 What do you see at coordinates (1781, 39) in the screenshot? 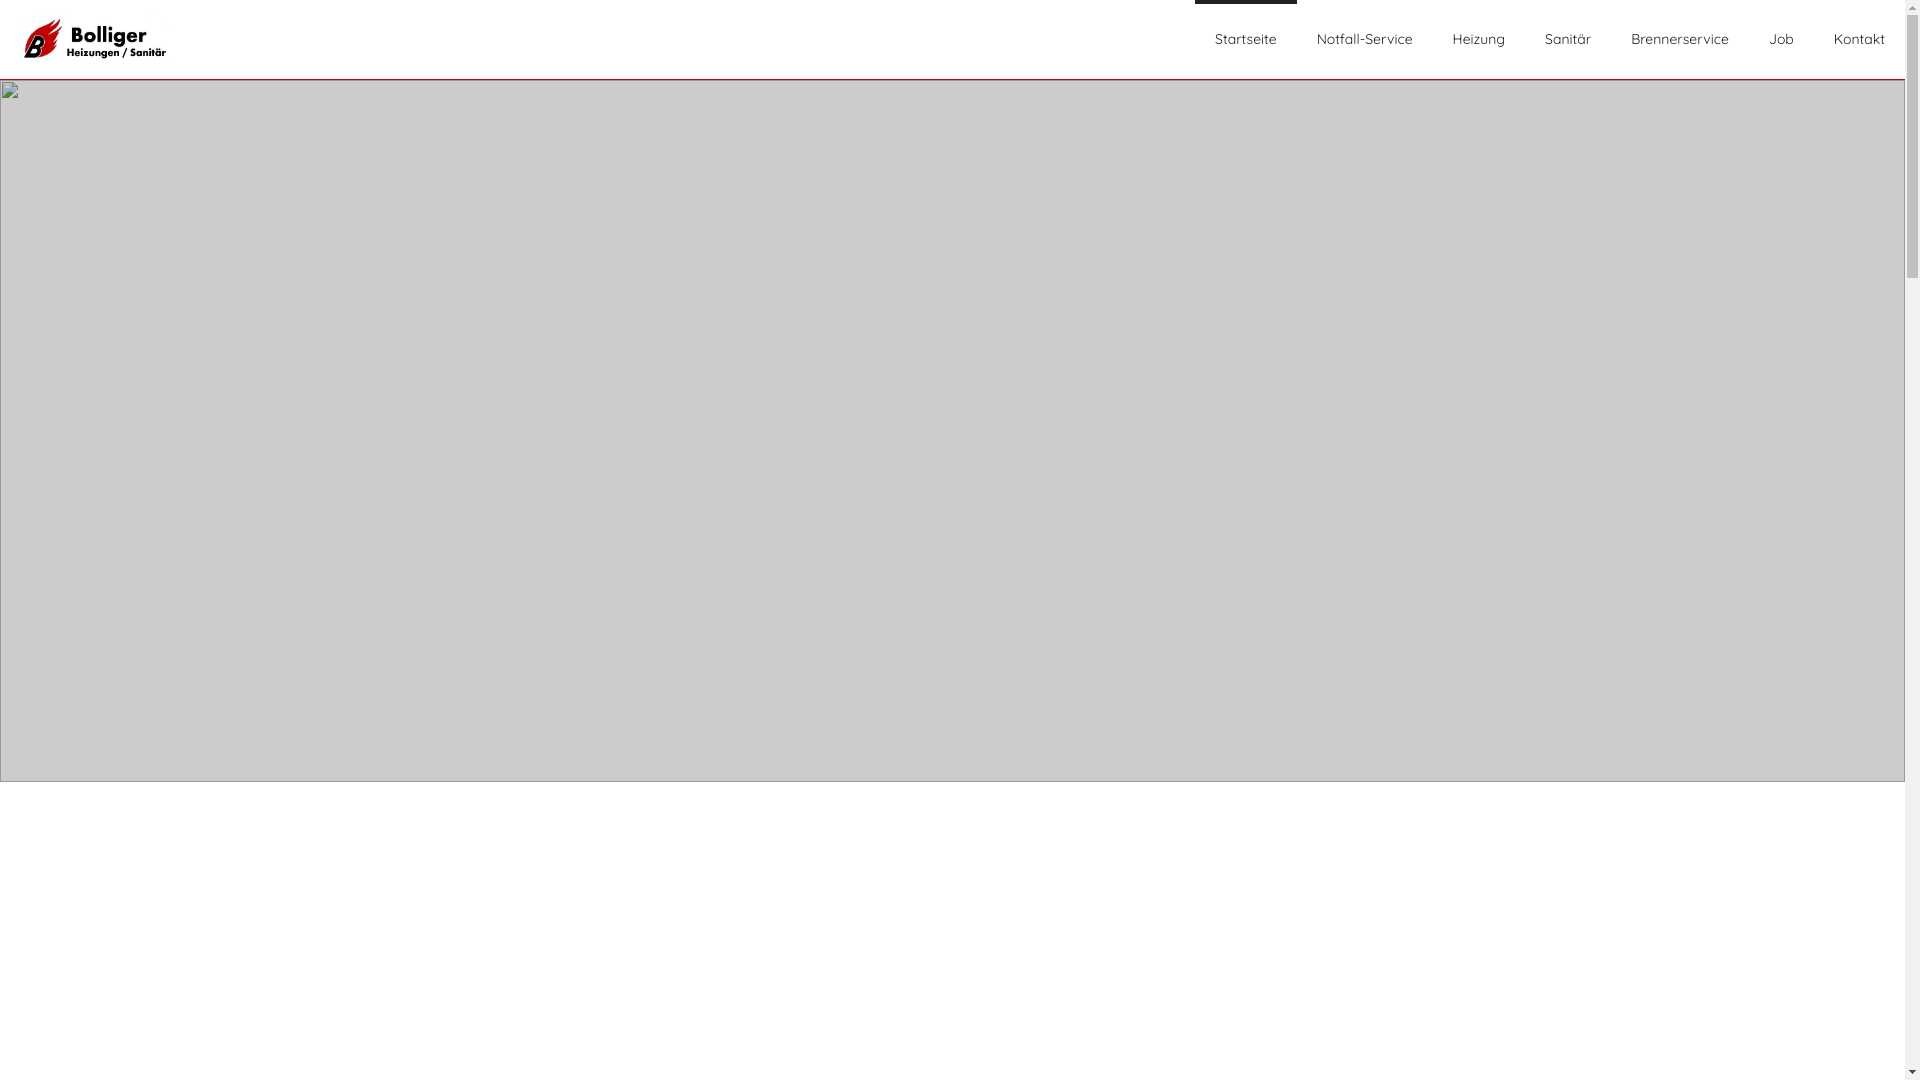
I see `'Job'` at bounding box center [1781, 39].